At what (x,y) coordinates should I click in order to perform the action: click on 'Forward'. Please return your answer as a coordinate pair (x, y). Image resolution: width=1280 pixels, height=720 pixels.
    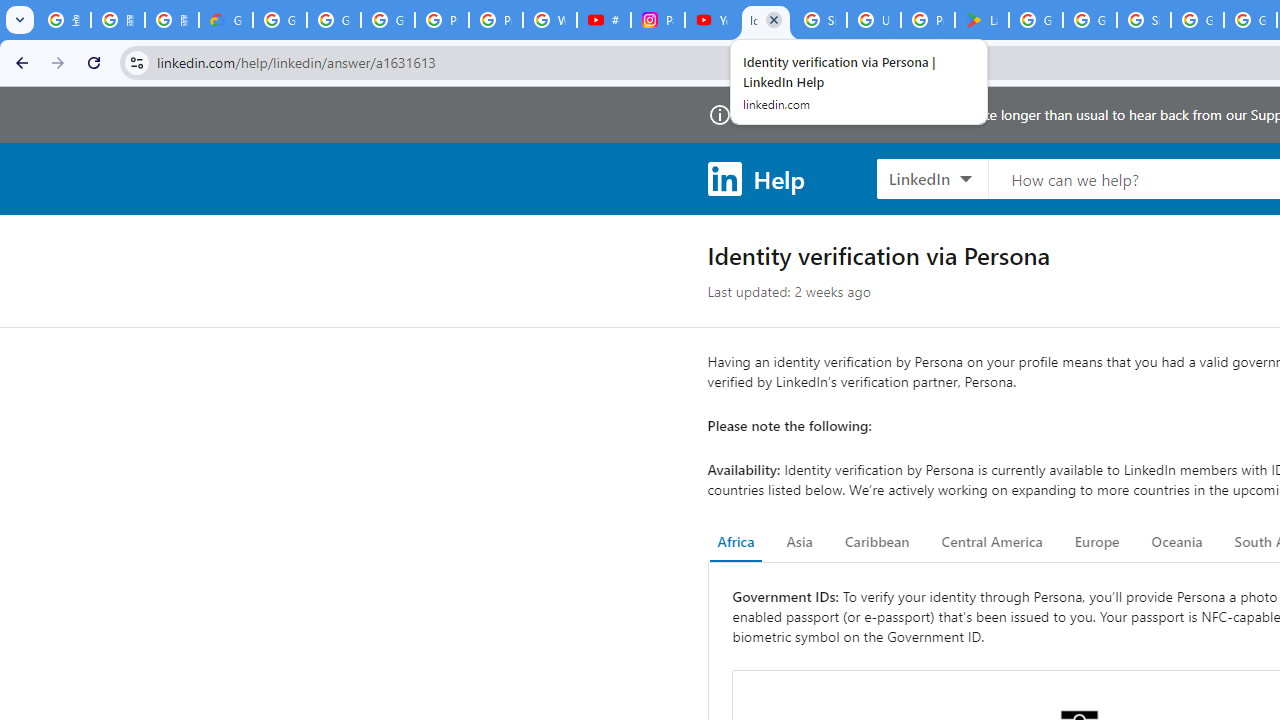
    Looking at the image, I should click on (58, 61).